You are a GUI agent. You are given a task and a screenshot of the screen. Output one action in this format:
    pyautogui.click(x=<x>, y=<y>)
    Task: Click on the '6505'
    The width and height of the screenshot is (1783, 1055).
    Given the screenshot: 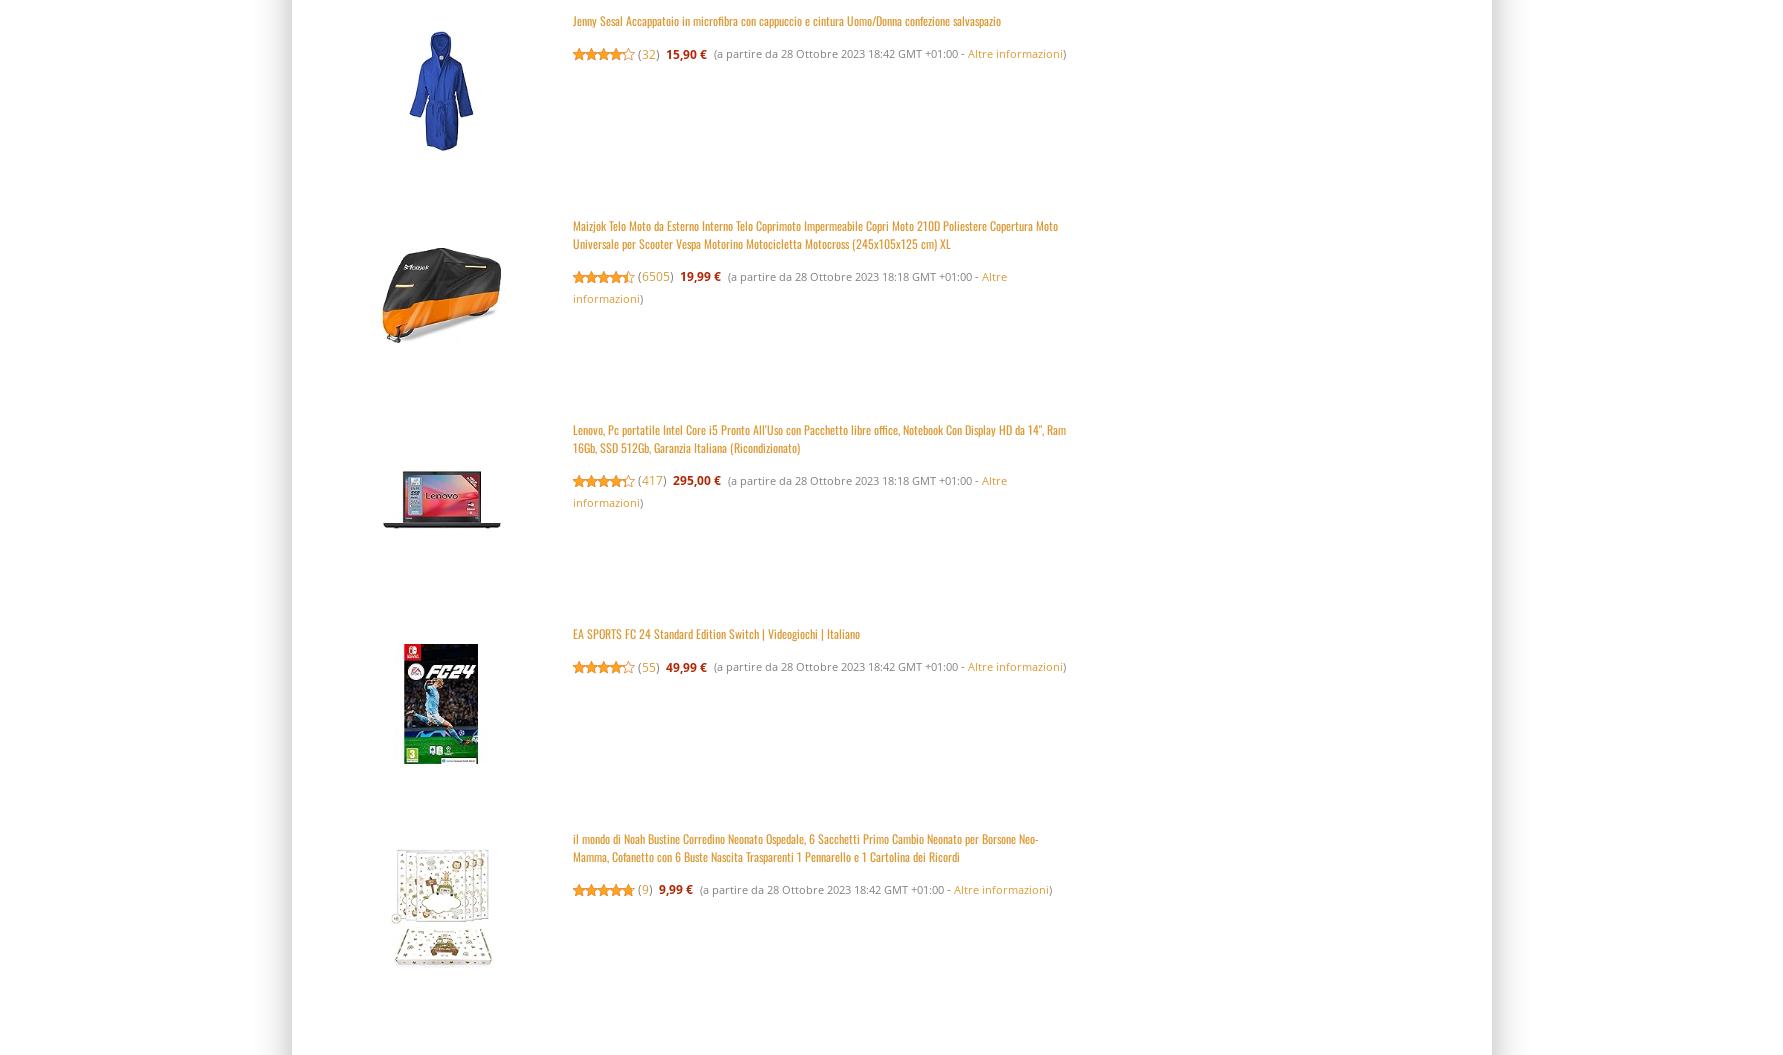 What is the action you would take?
    pyautogui.click(x=655, y=276)
    